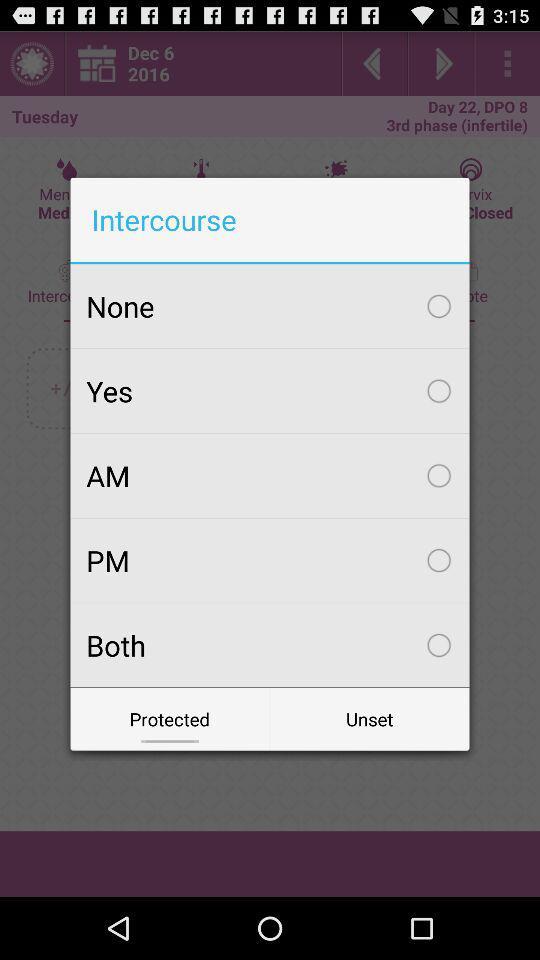 The image size is (540, 960). I want to click on the am, so click(270, 475).